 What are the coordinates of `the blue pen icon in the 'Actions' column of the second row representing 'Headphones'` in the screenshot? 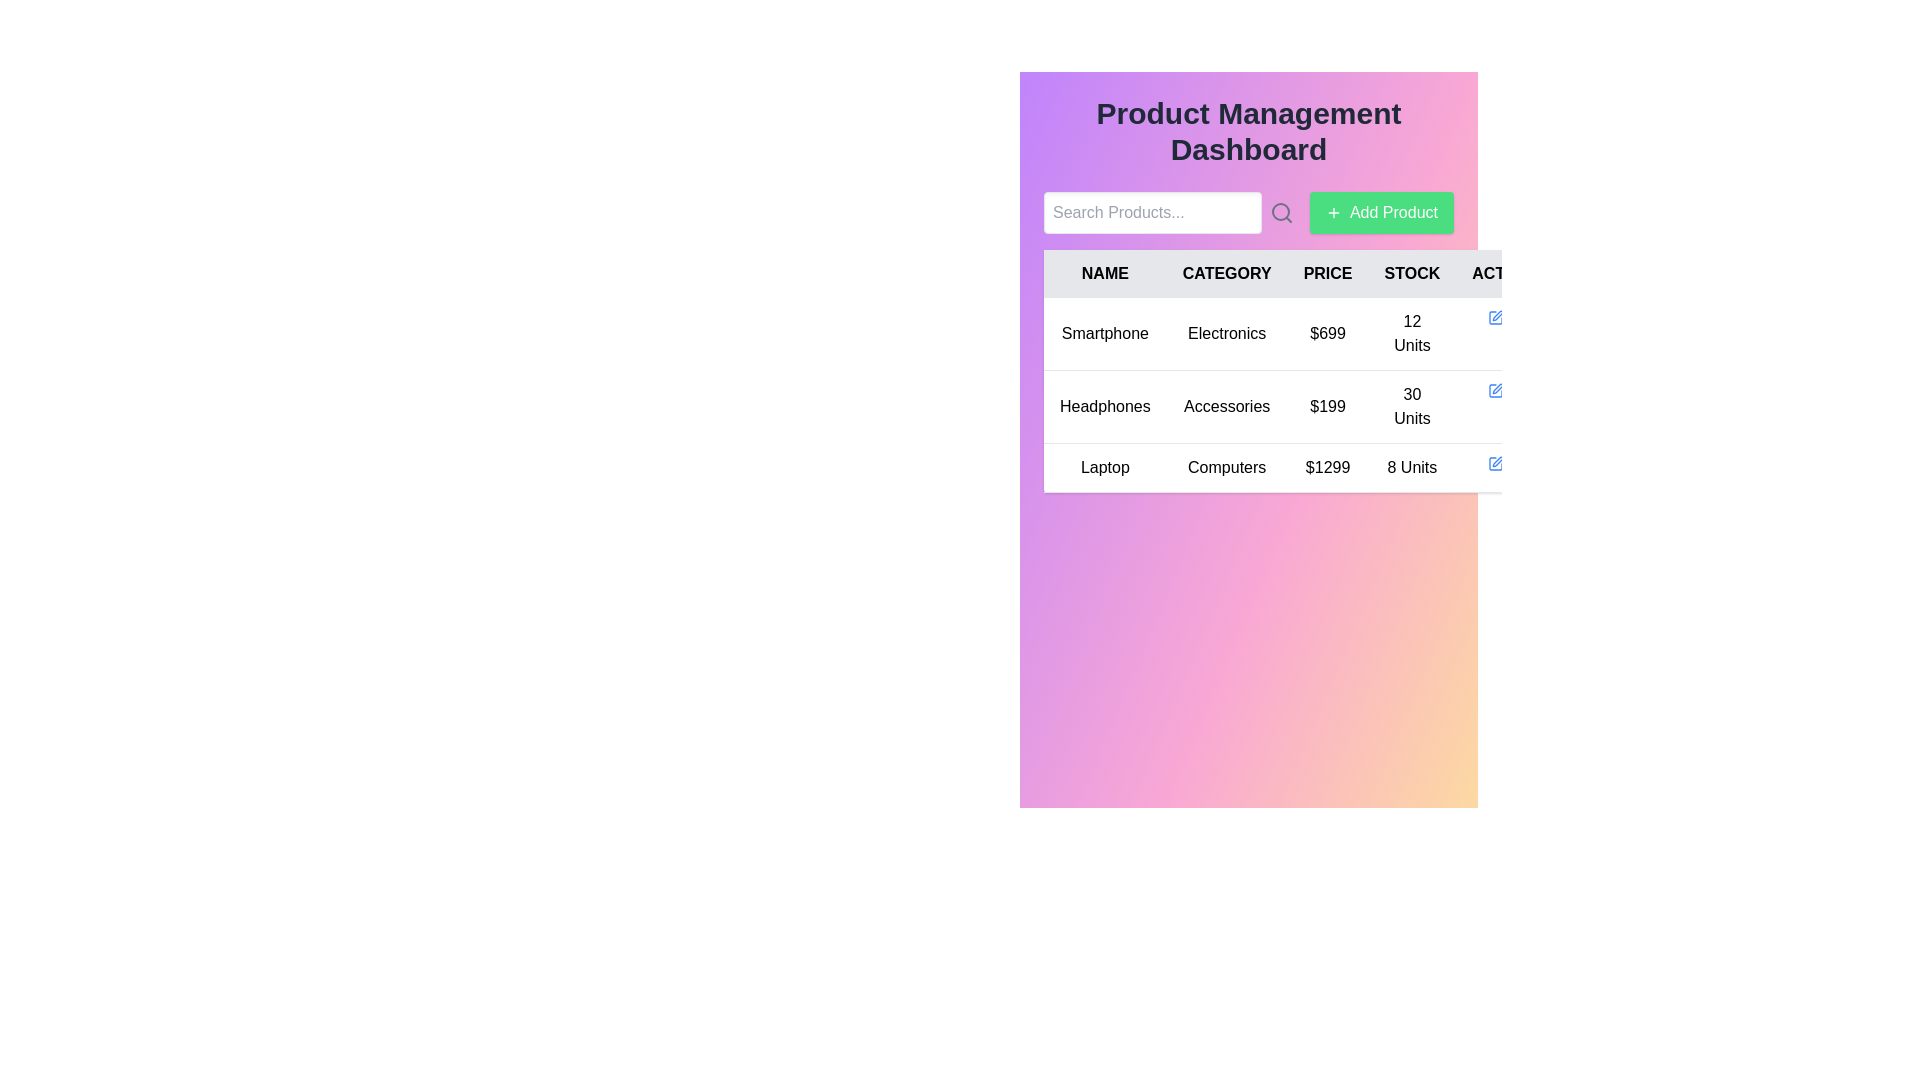 It's located at (1496, 390).